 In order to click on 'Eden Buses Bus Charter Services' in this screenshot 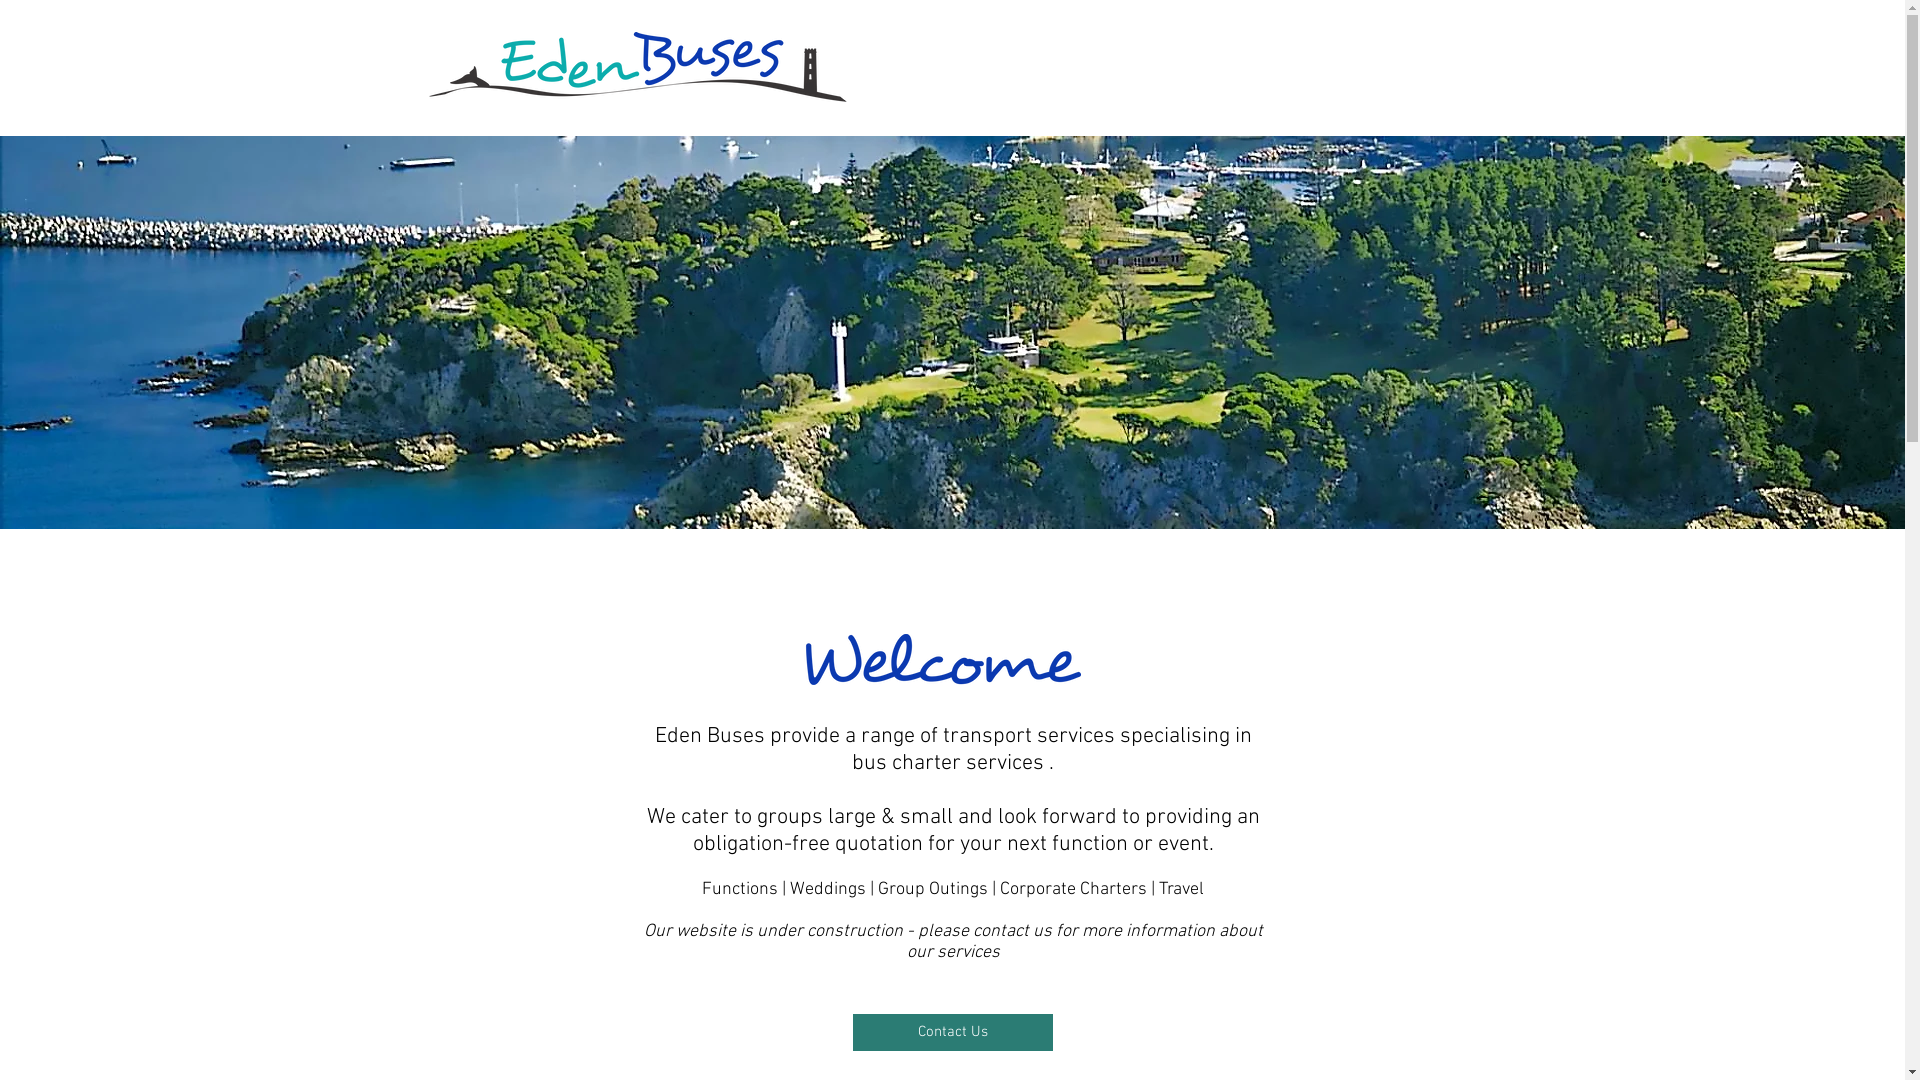, I will do `click(636, 65)`.